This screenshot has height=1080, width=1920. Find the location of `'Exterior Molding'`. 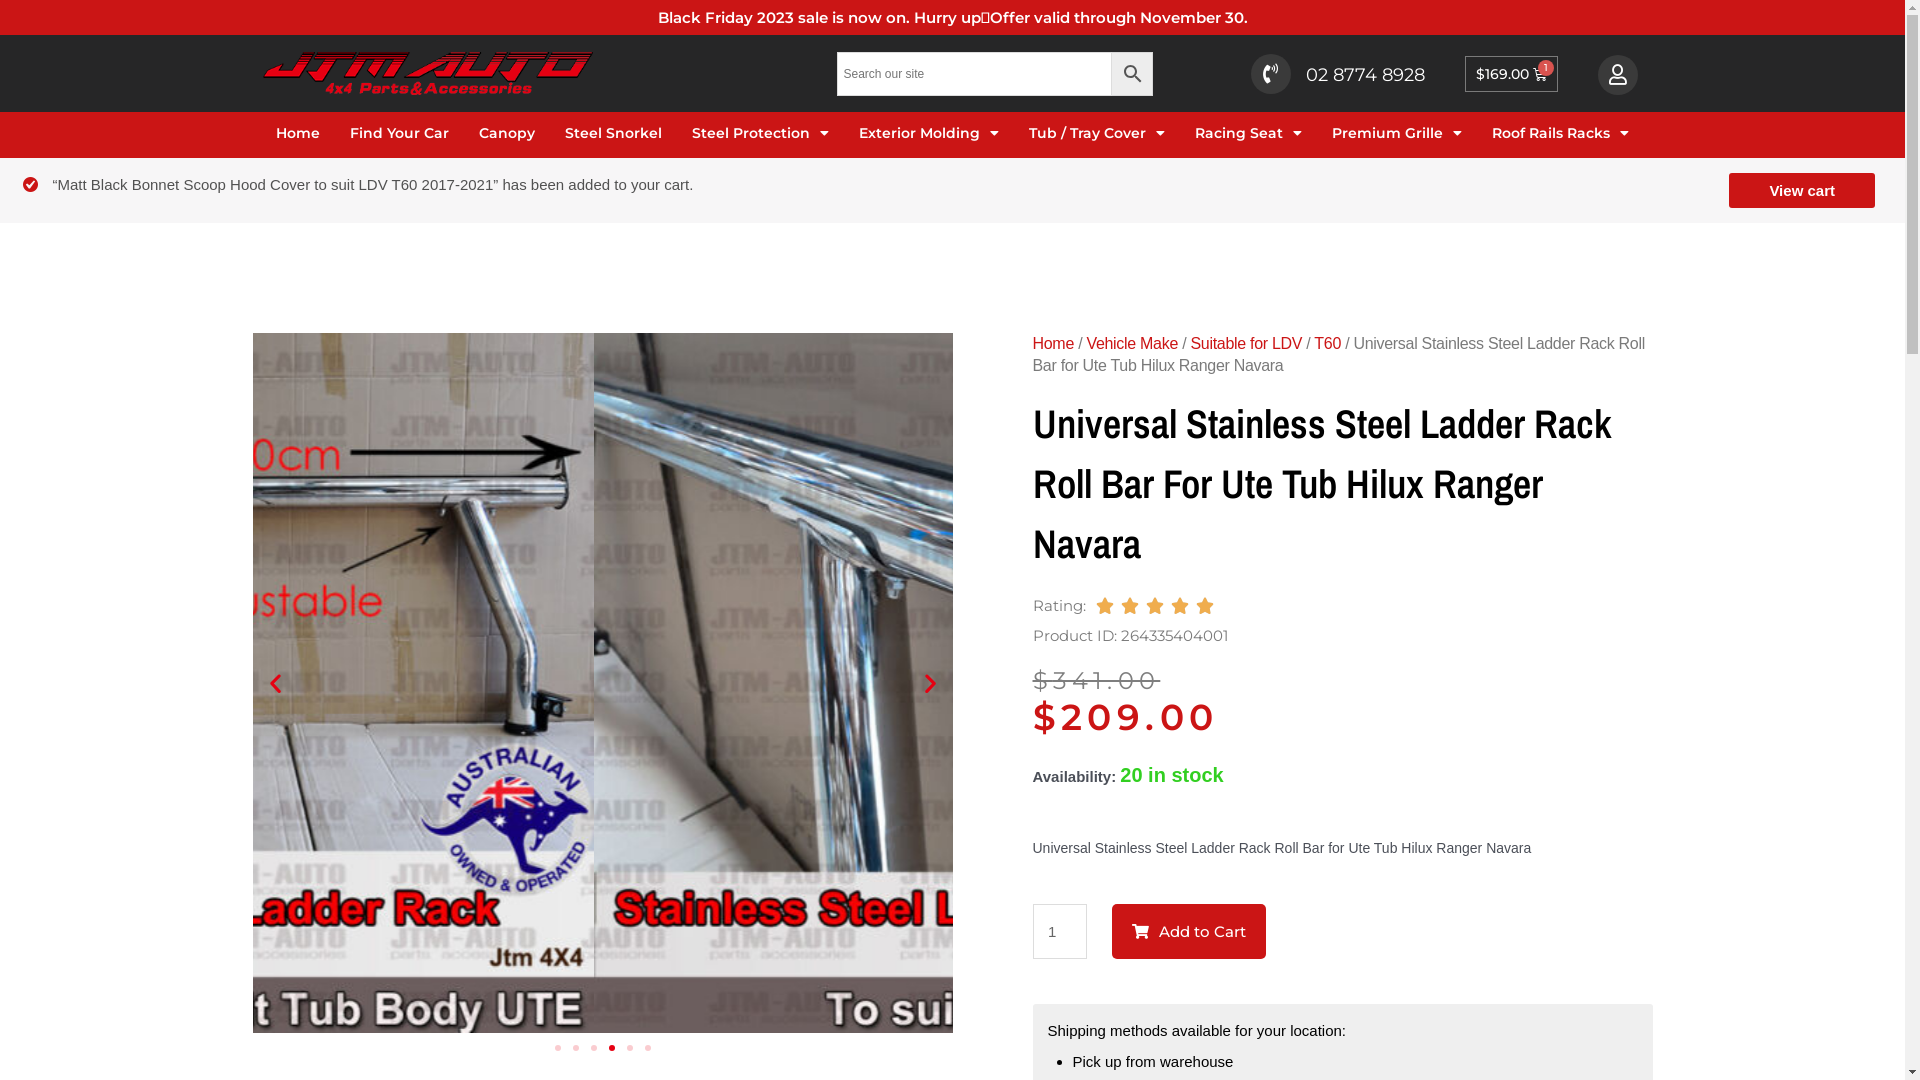

'Exterior Molding' is located at coordinates (859, 133).